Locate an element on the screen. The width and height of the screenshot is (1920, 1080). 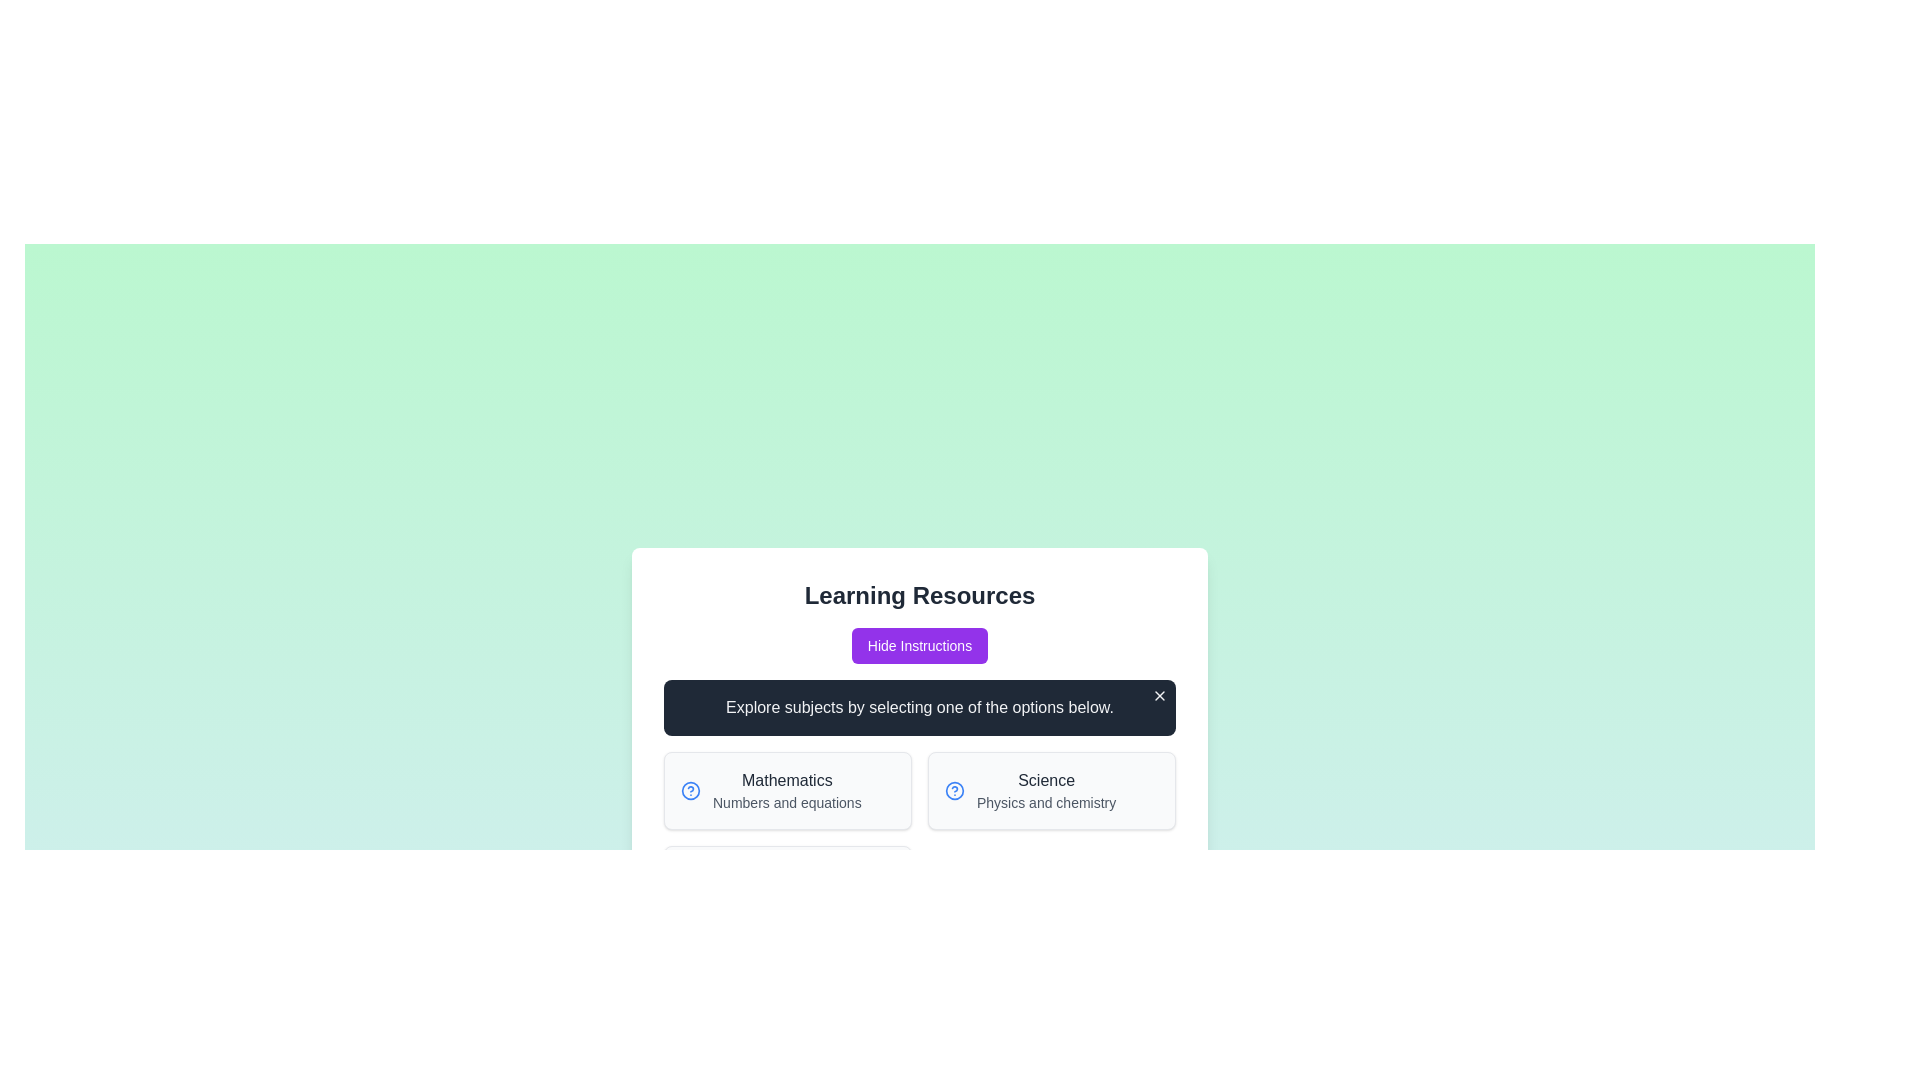
the rectangular button labeled 'Science' with a blue question mark icon is located at coordinates (1050, 789).